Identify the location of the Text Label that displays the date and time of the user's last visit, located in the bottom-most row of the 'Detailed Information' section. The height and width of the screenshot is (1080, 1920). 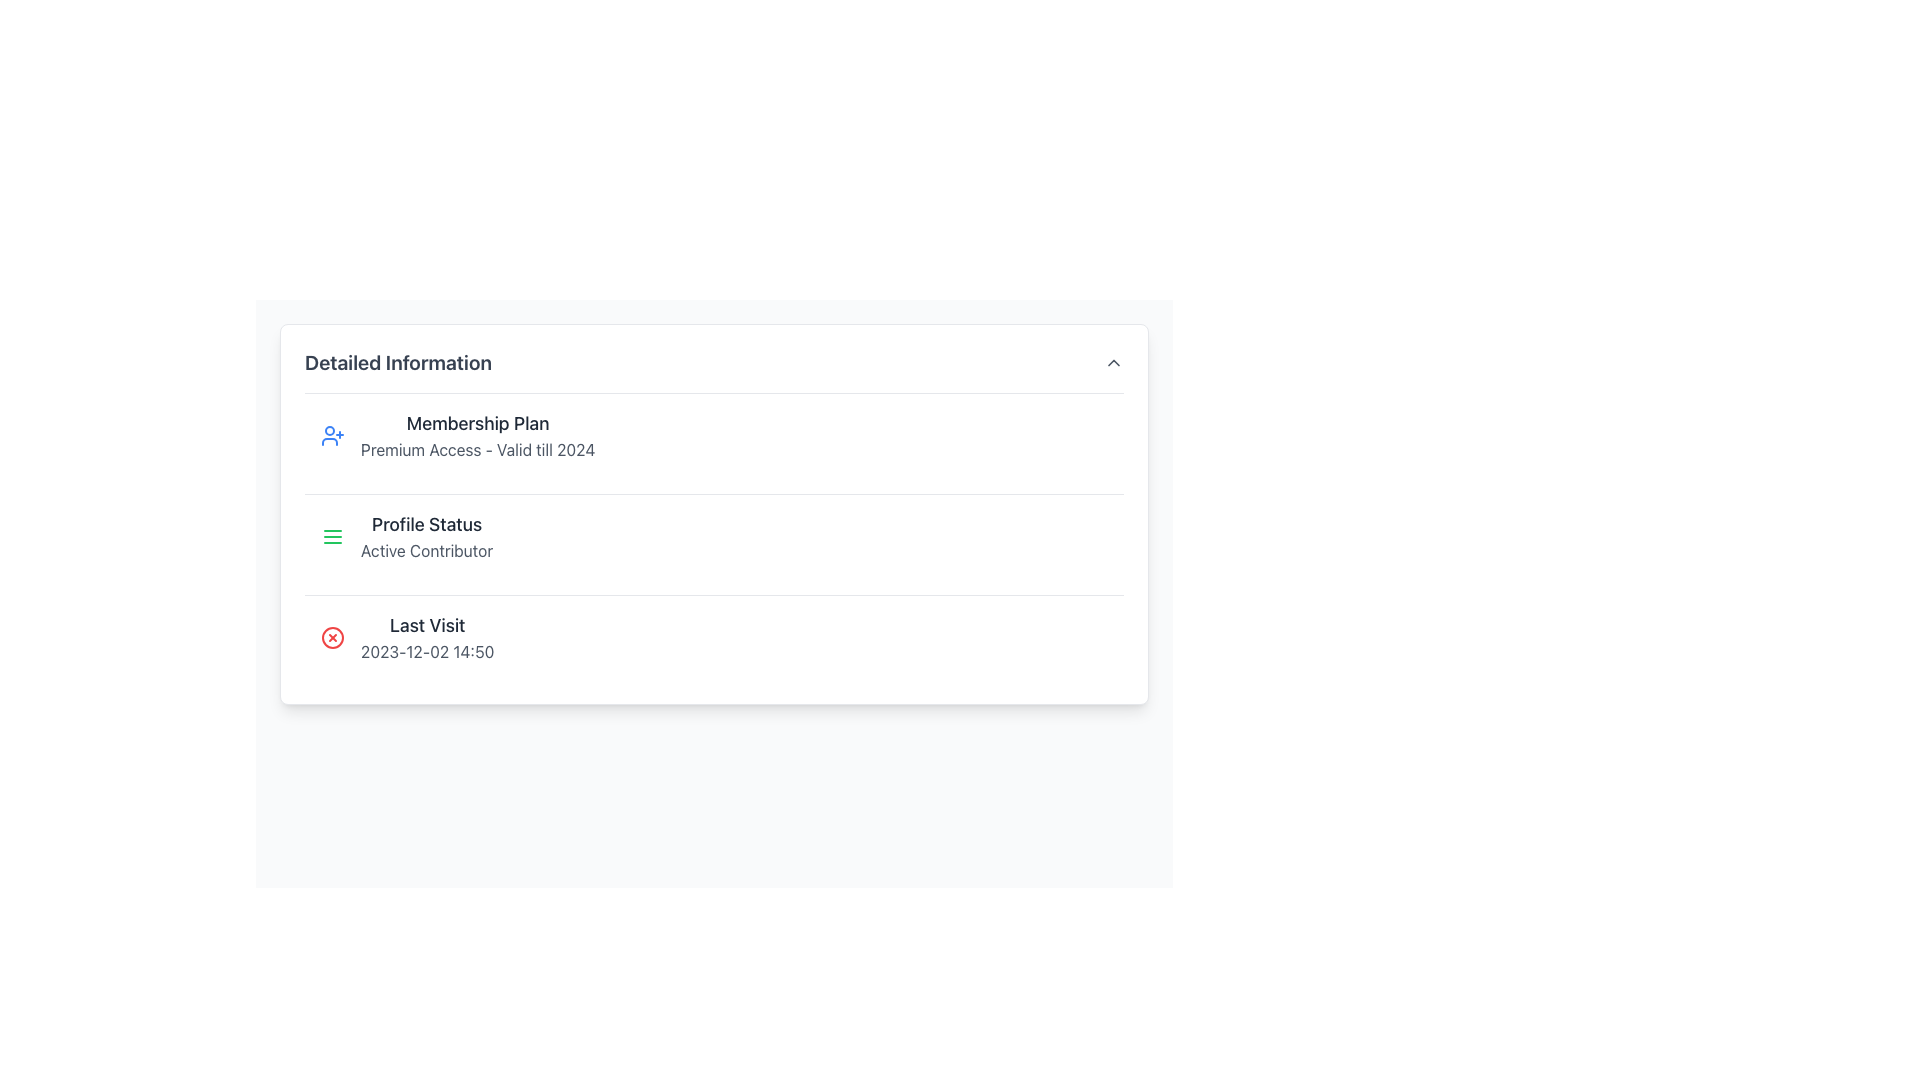
(426, 637).